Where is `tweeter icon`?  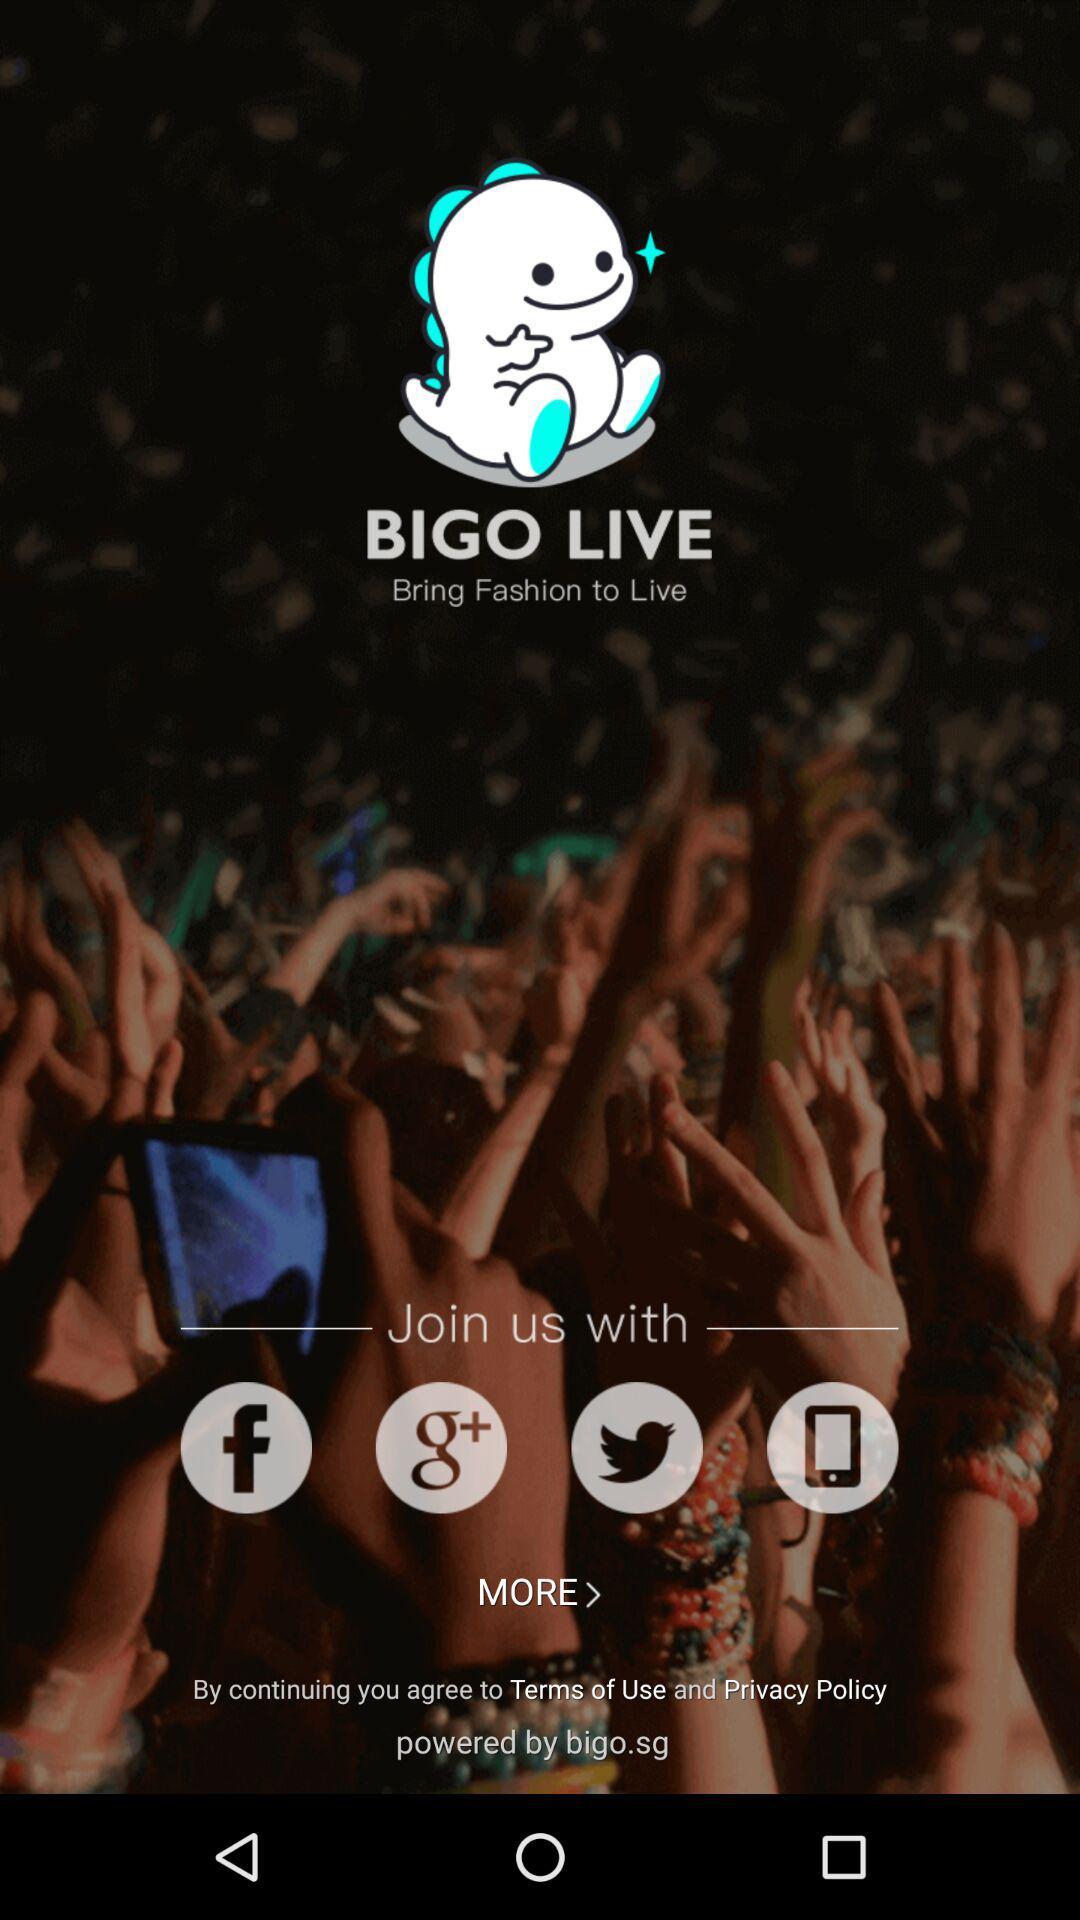 tweeter icon is located at coordinates (637, 1447).